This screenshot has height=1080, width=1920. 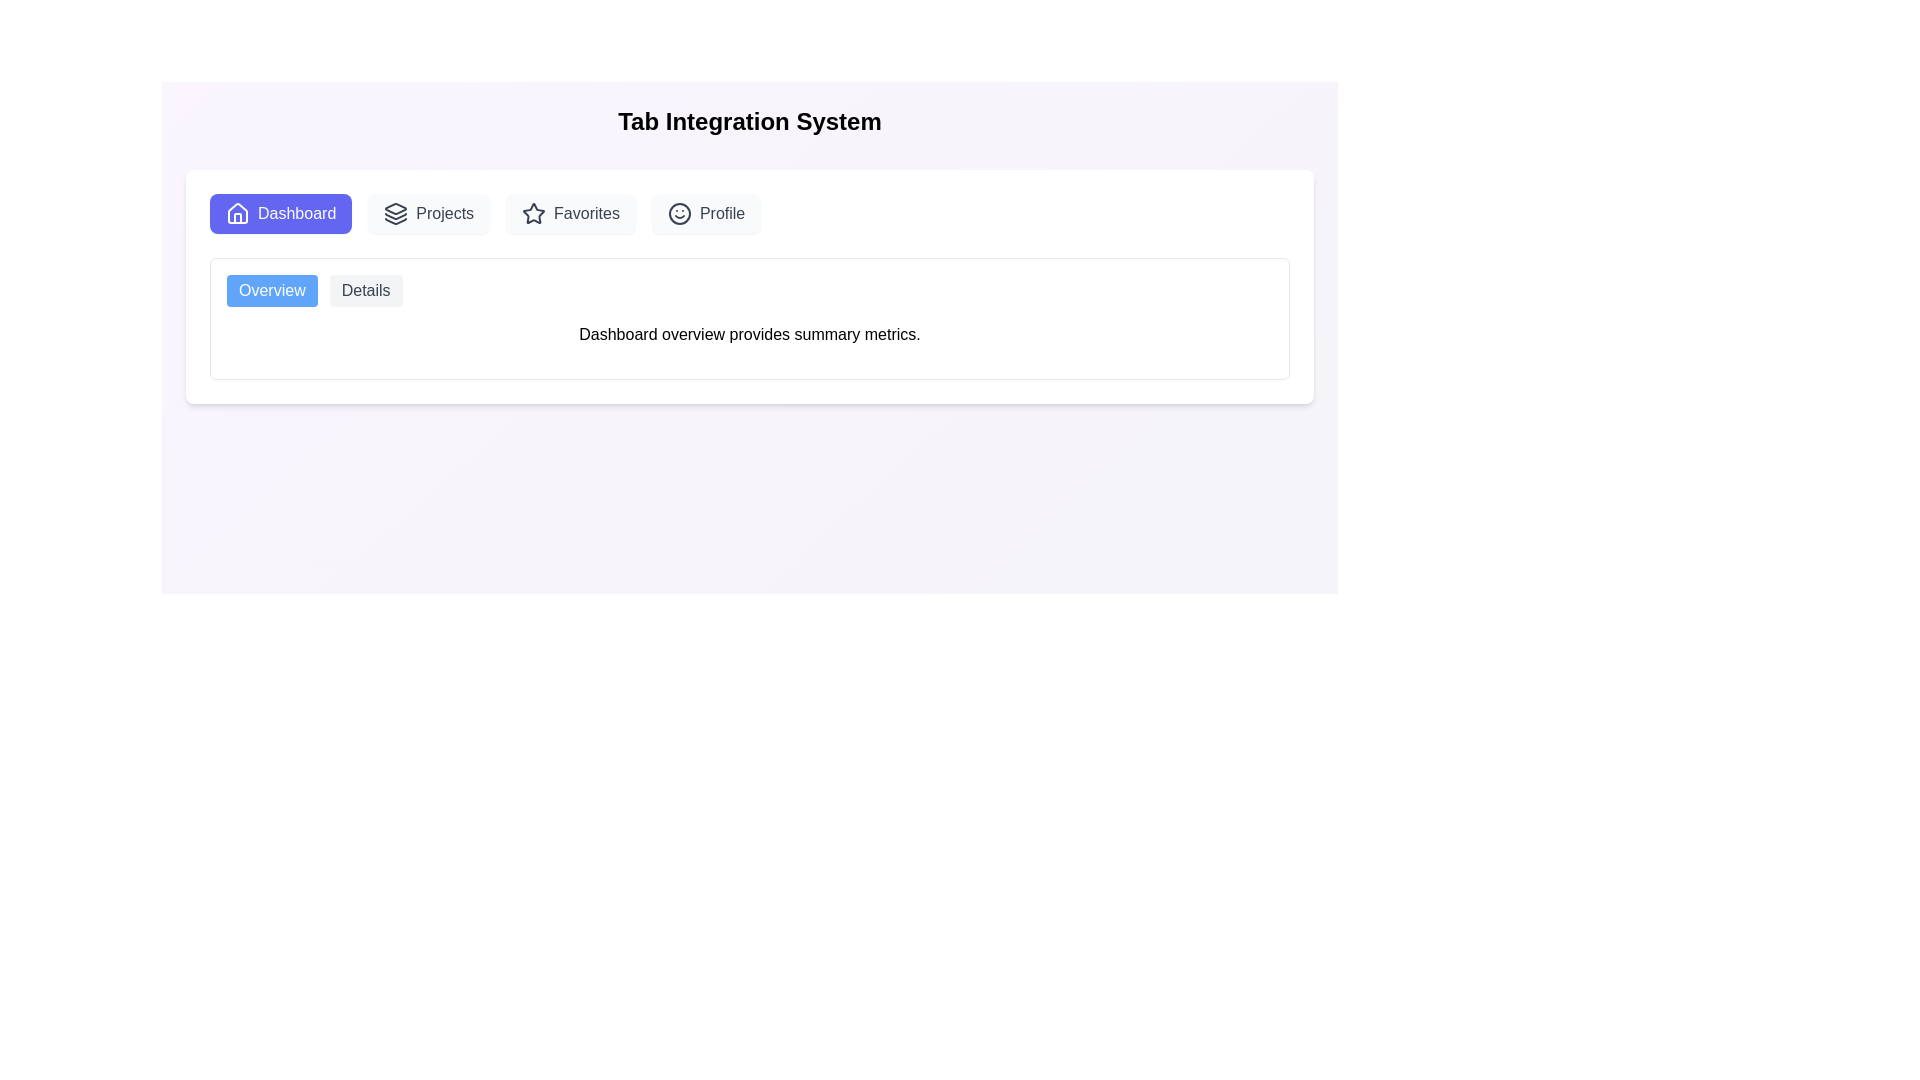 What do you see at coordinates (534, 213) in the screenshot?
I see `the star icon within the 'Favorites' button` at bounding box center [534, 213].